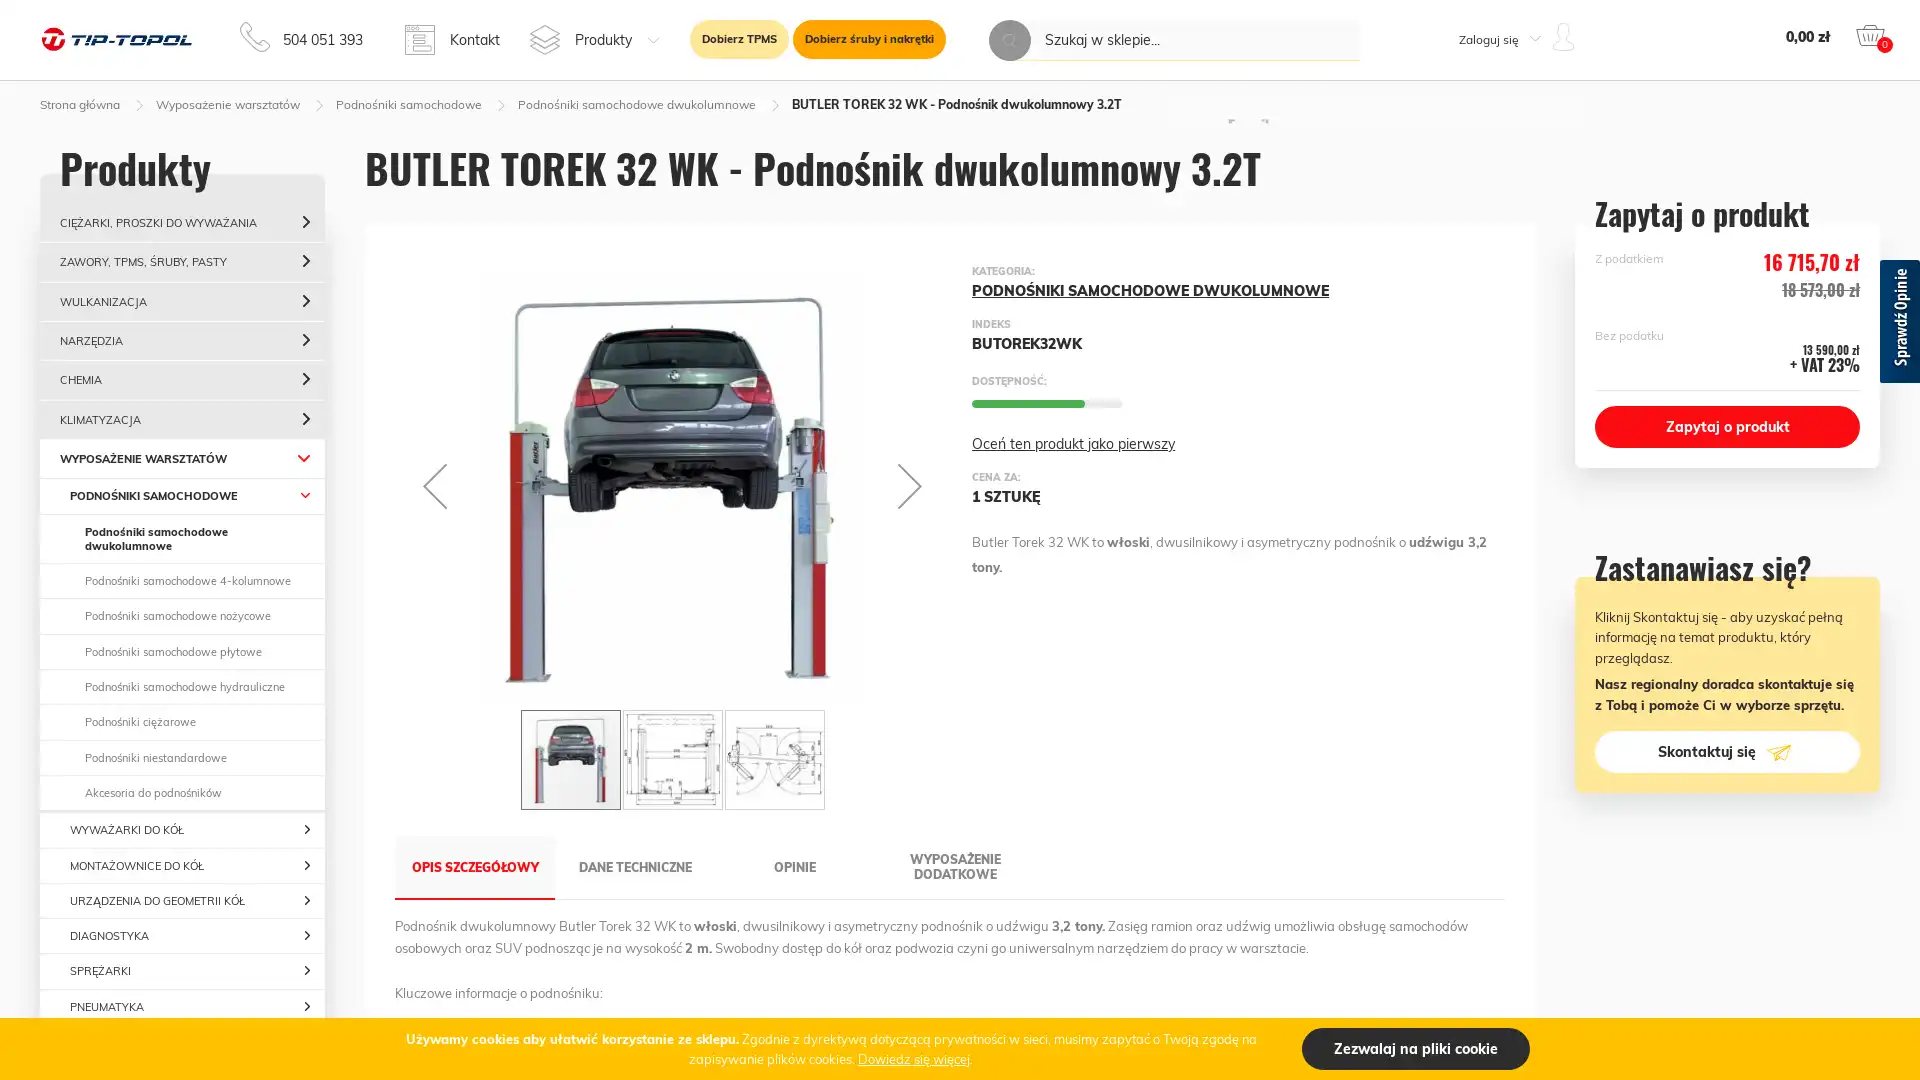 The height and width of the screenshot is (1080, 1920). I want to click on Next, so click(934, 759).